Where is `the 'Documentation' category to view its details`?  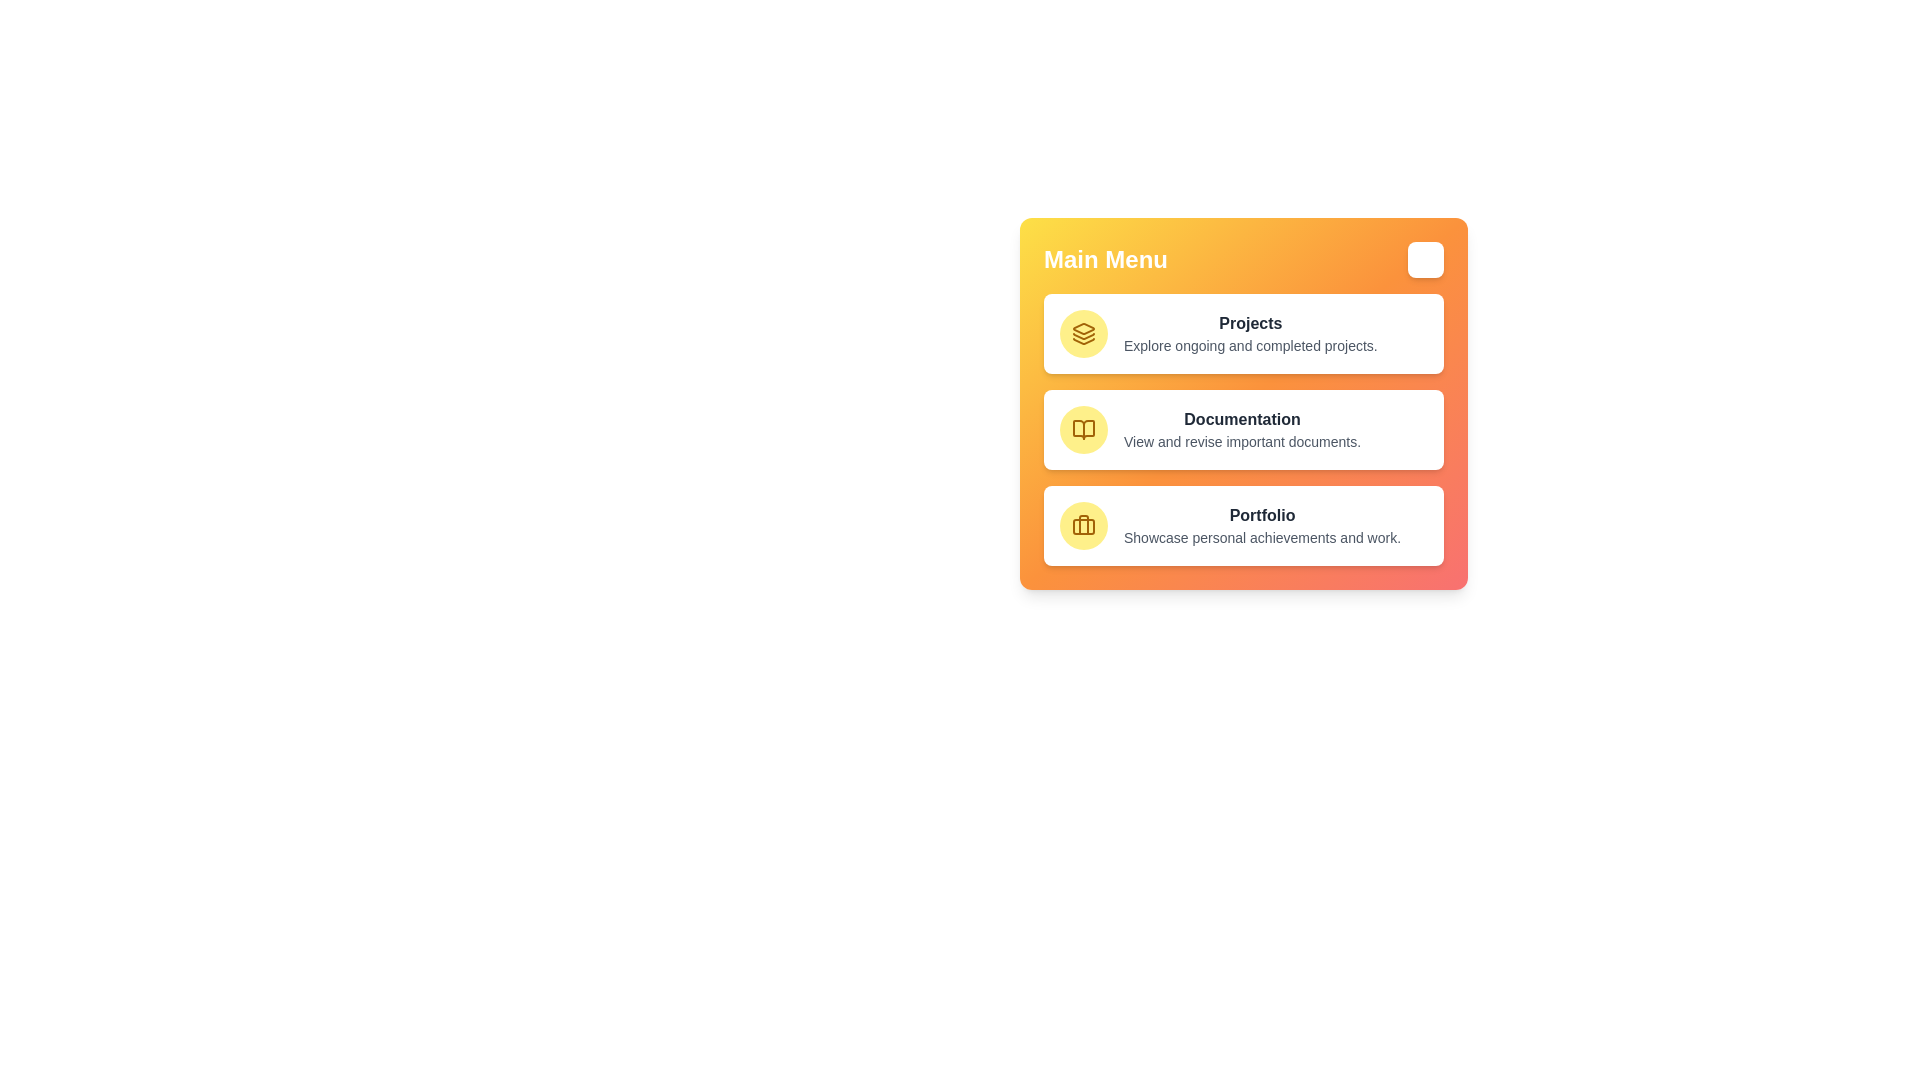
the 'Documentation' category to view its details is located at coordinates (1242, 428).